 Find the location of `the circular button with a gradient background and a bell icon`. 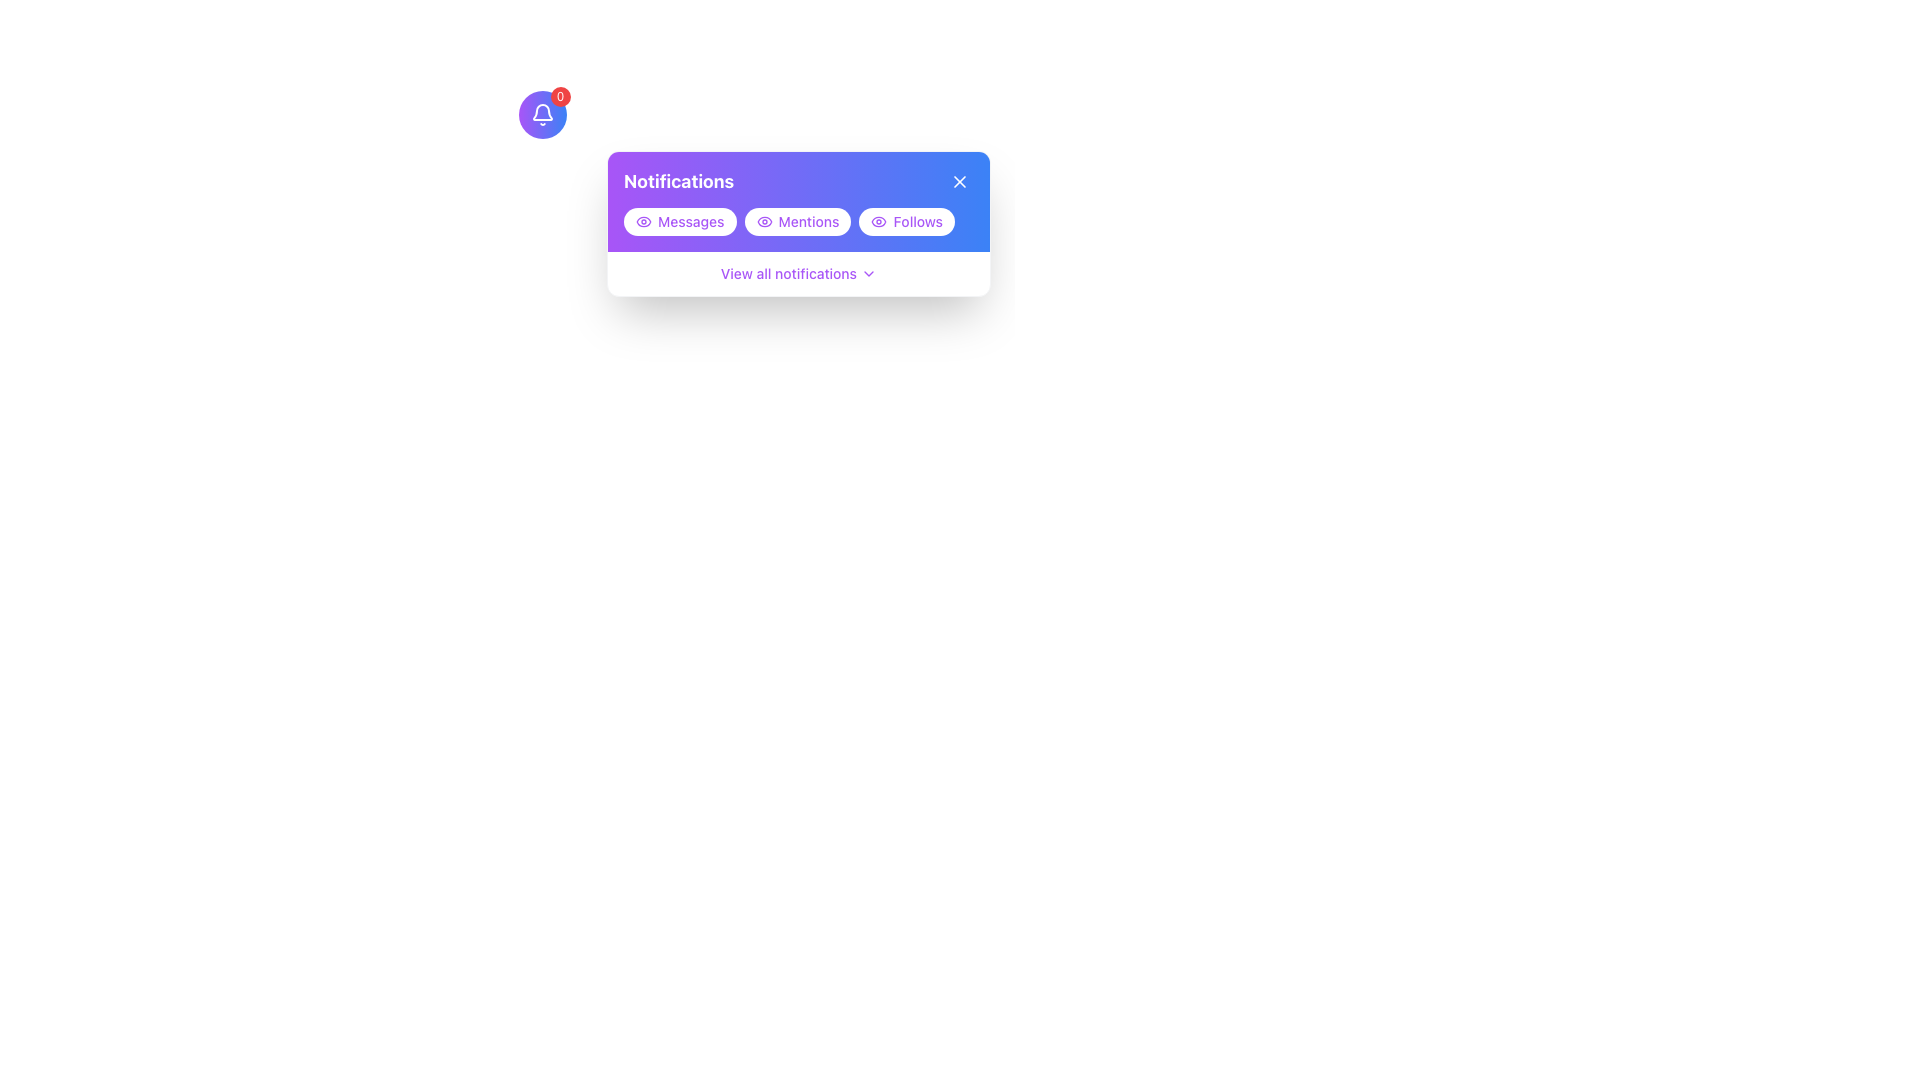

the circular button with a gradient background and a bell icon is located at coordinates (542, 115).